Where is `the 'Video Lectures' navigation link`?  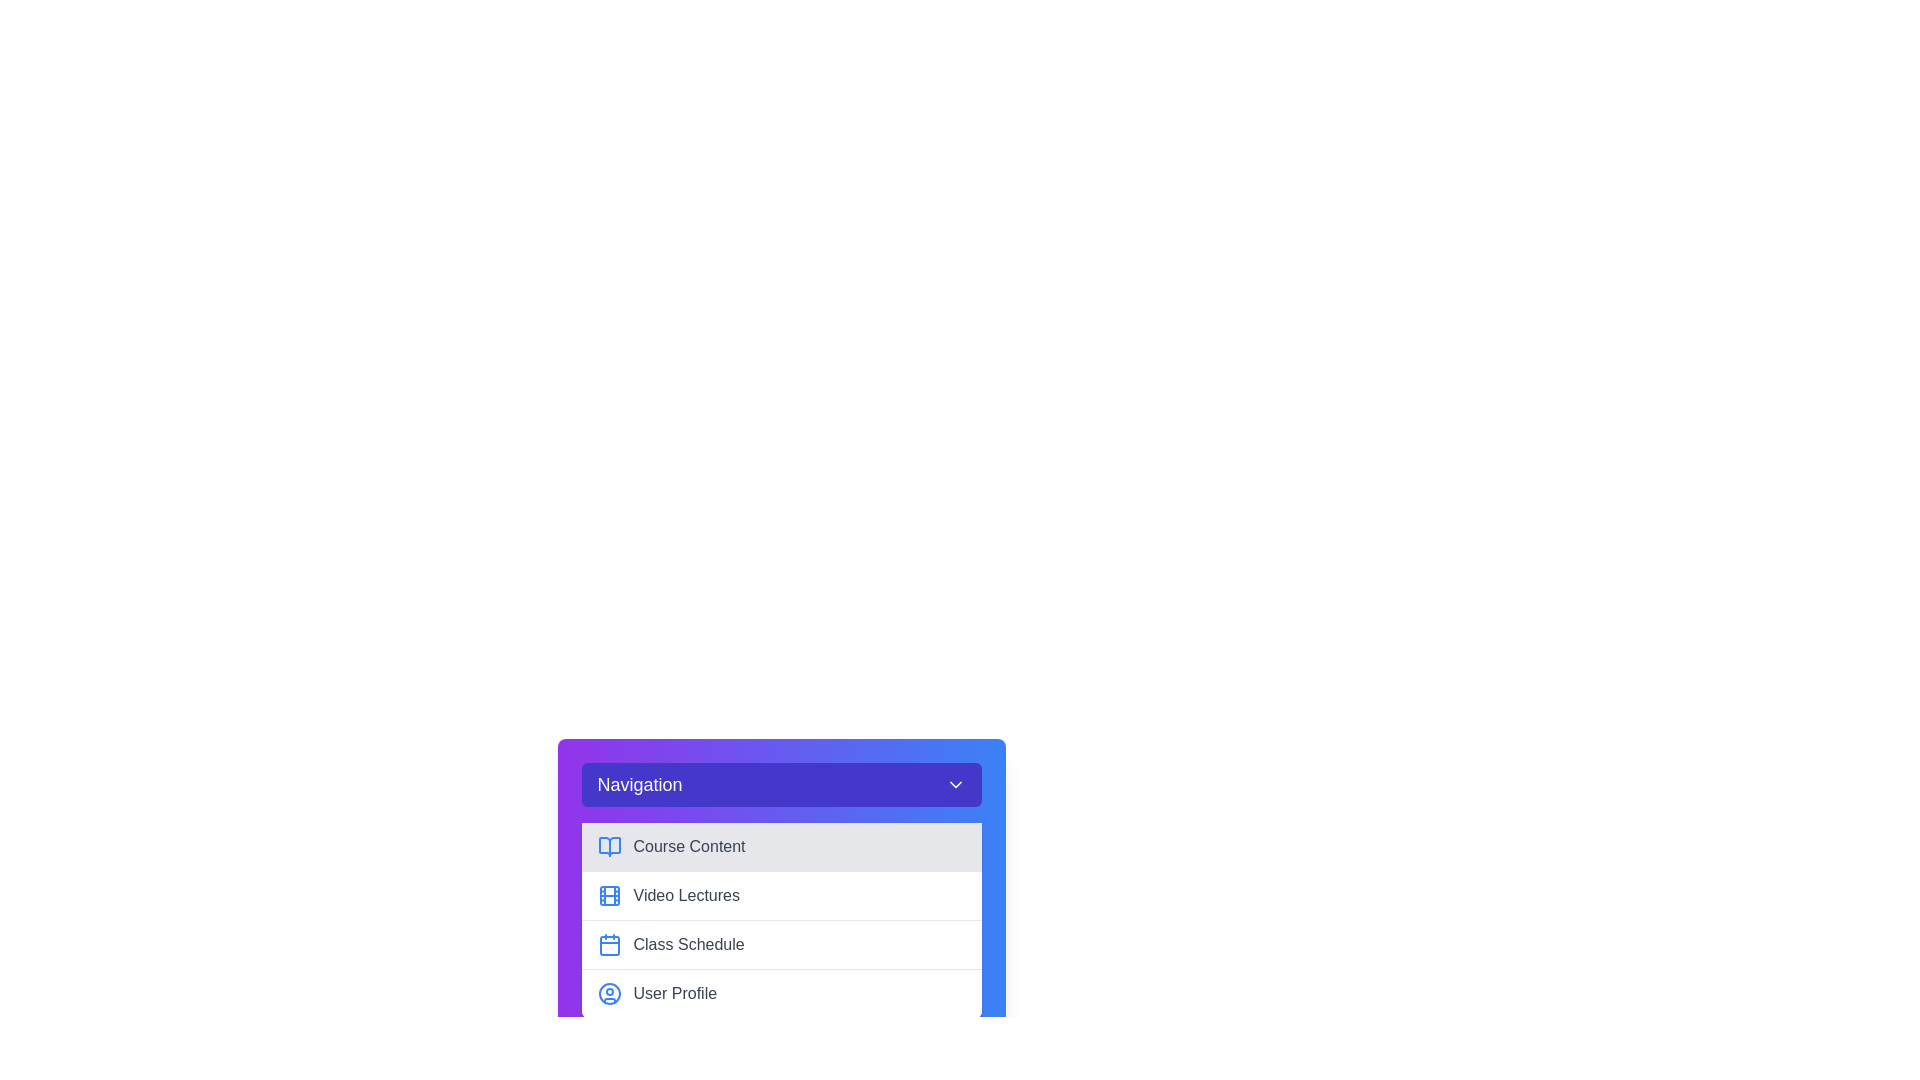 the 'Video Lectures' navigation link is located at coordinates (686, 894).